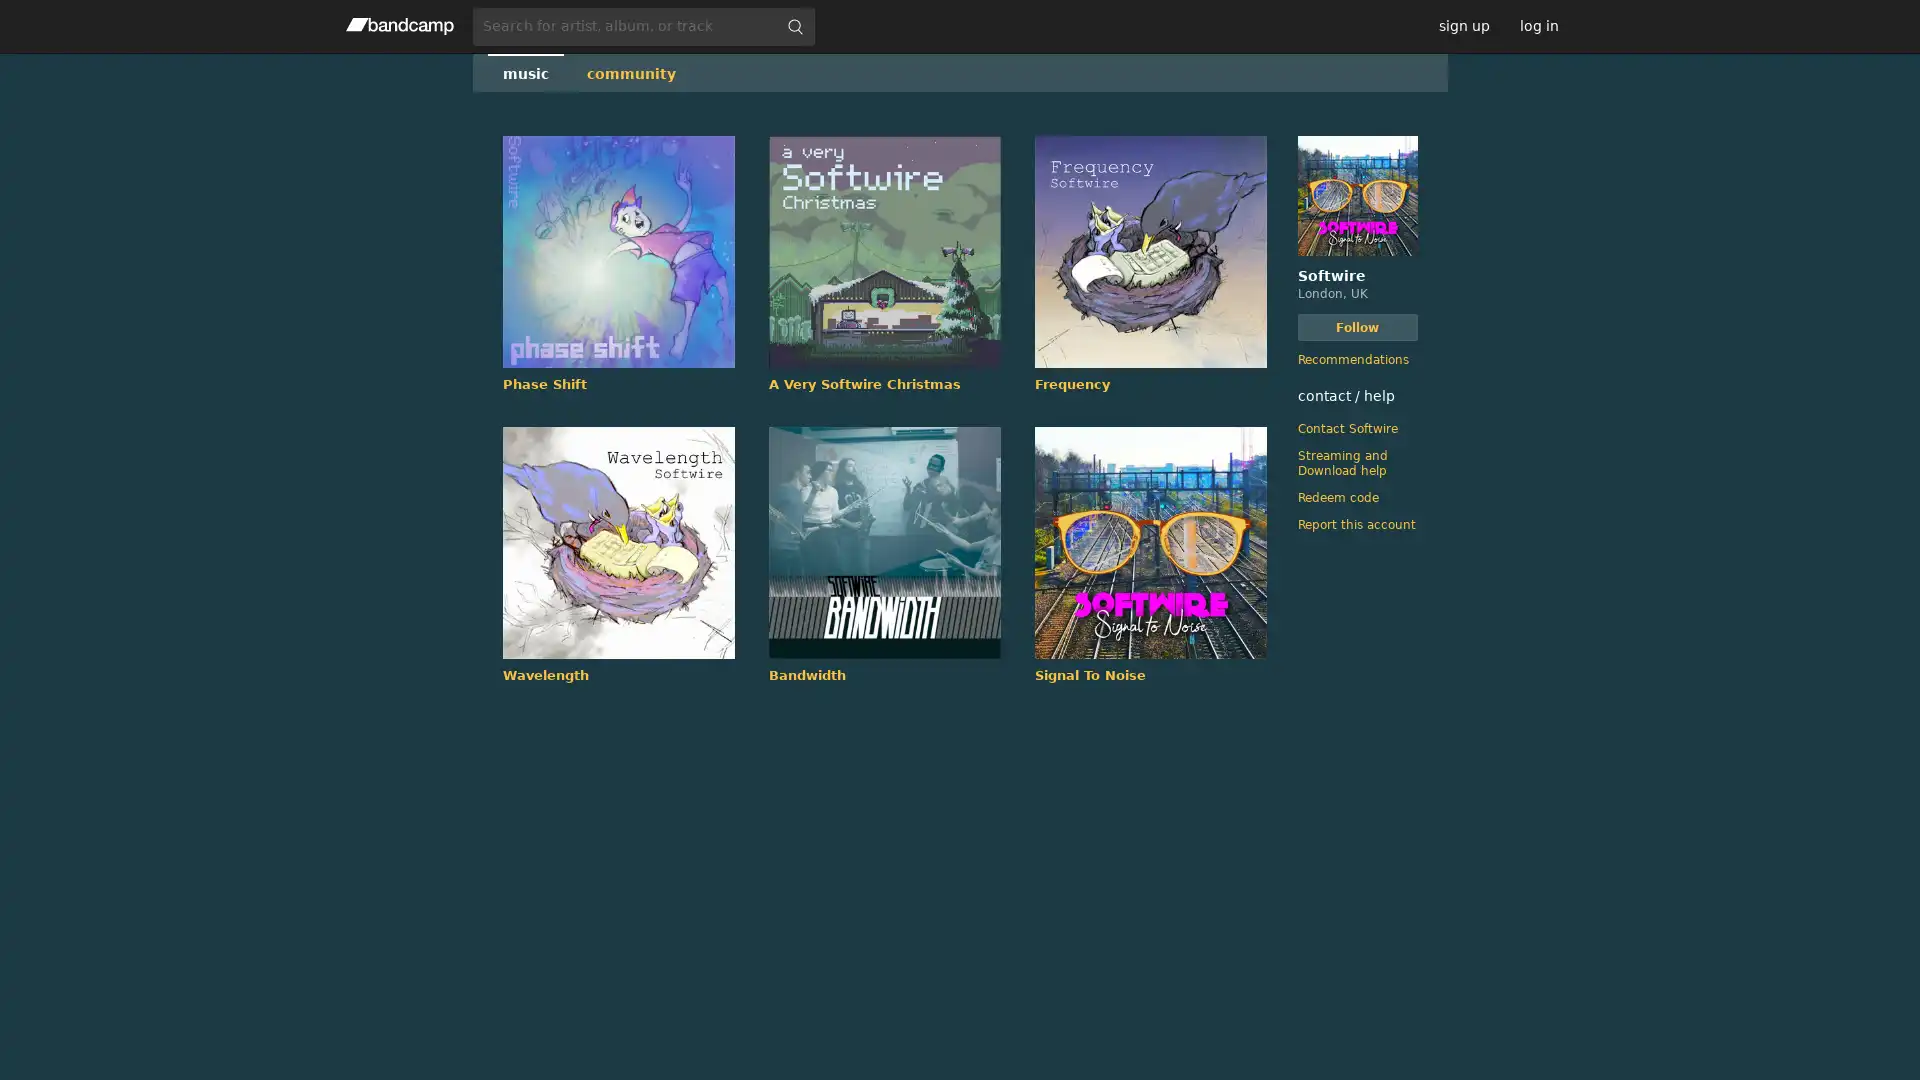 This screenshot has width=1920, height=1080. Describe the element at coordinates (1357, 326) in the screenshot. I see `Follow` at that location.